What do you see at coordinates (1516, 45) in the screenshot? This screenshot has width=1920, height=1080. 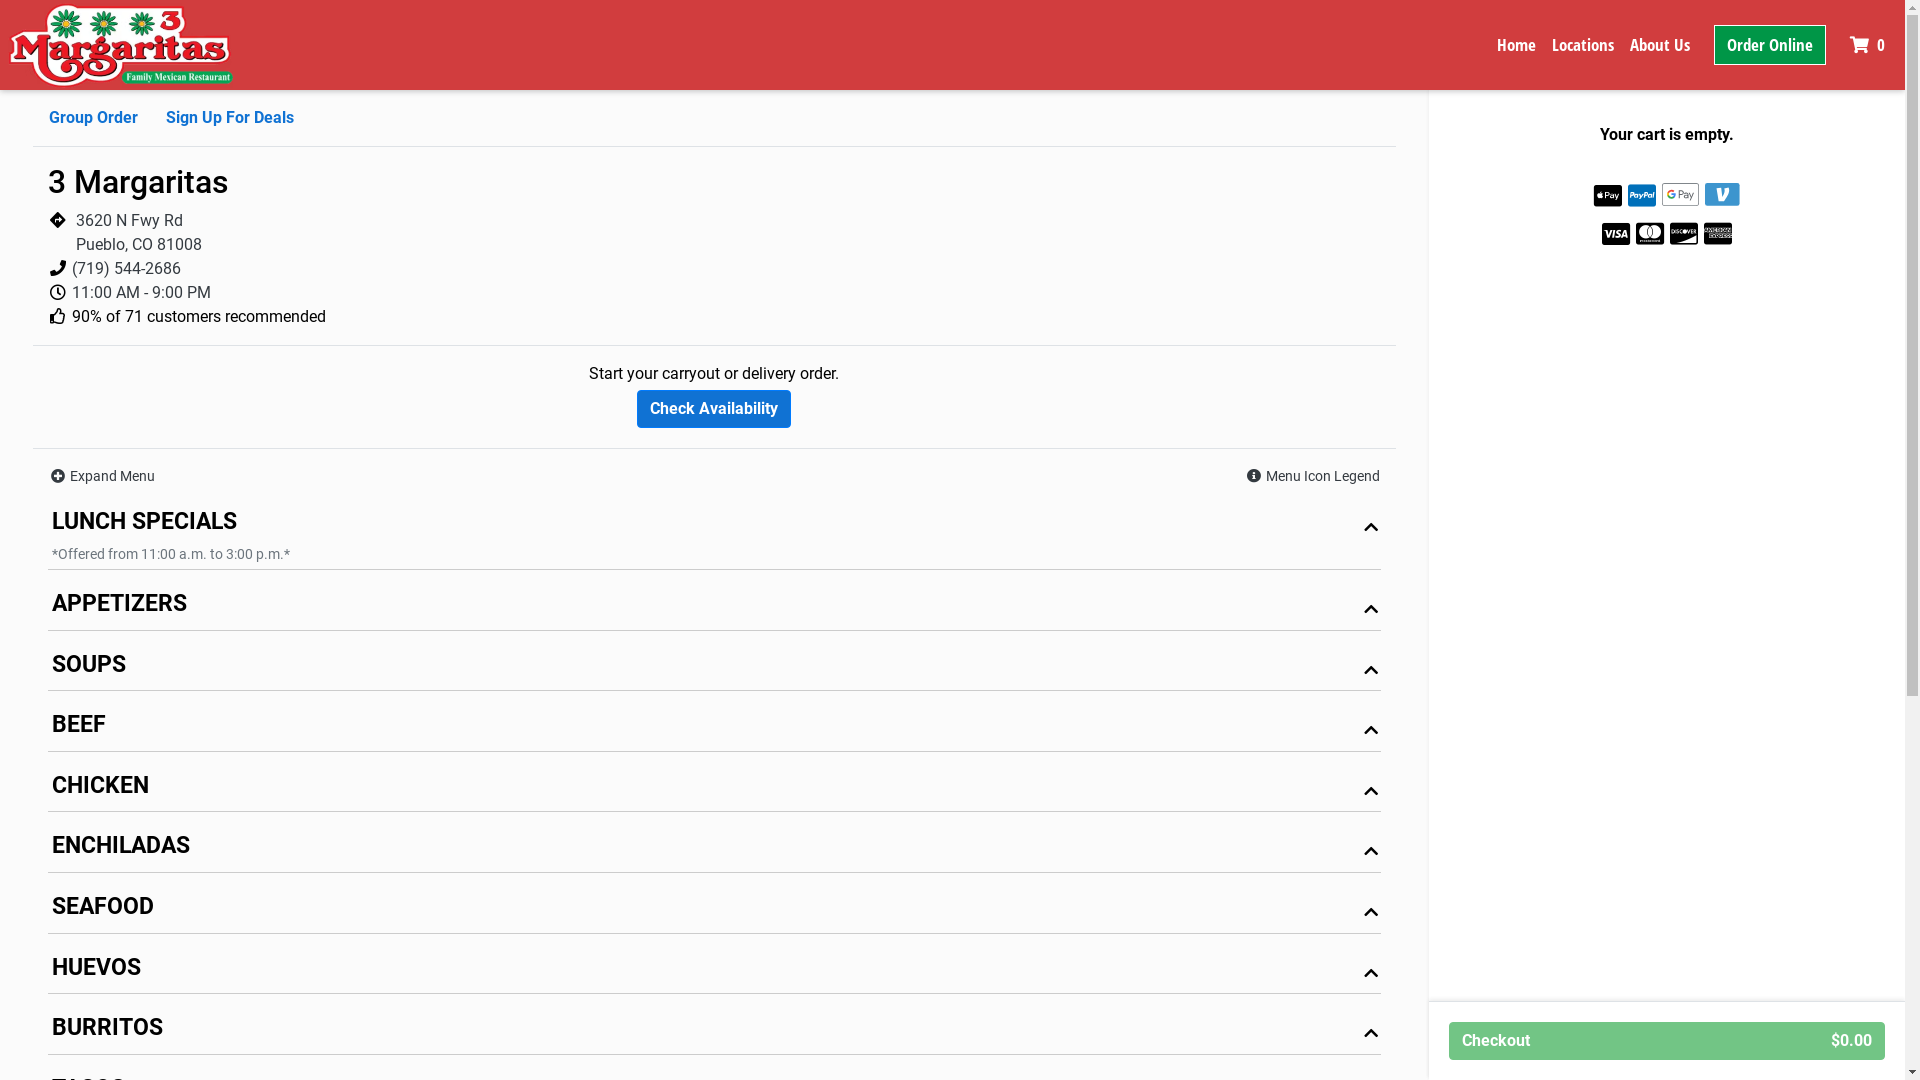 I see `'Home'` at bounding box center [1516, 45].